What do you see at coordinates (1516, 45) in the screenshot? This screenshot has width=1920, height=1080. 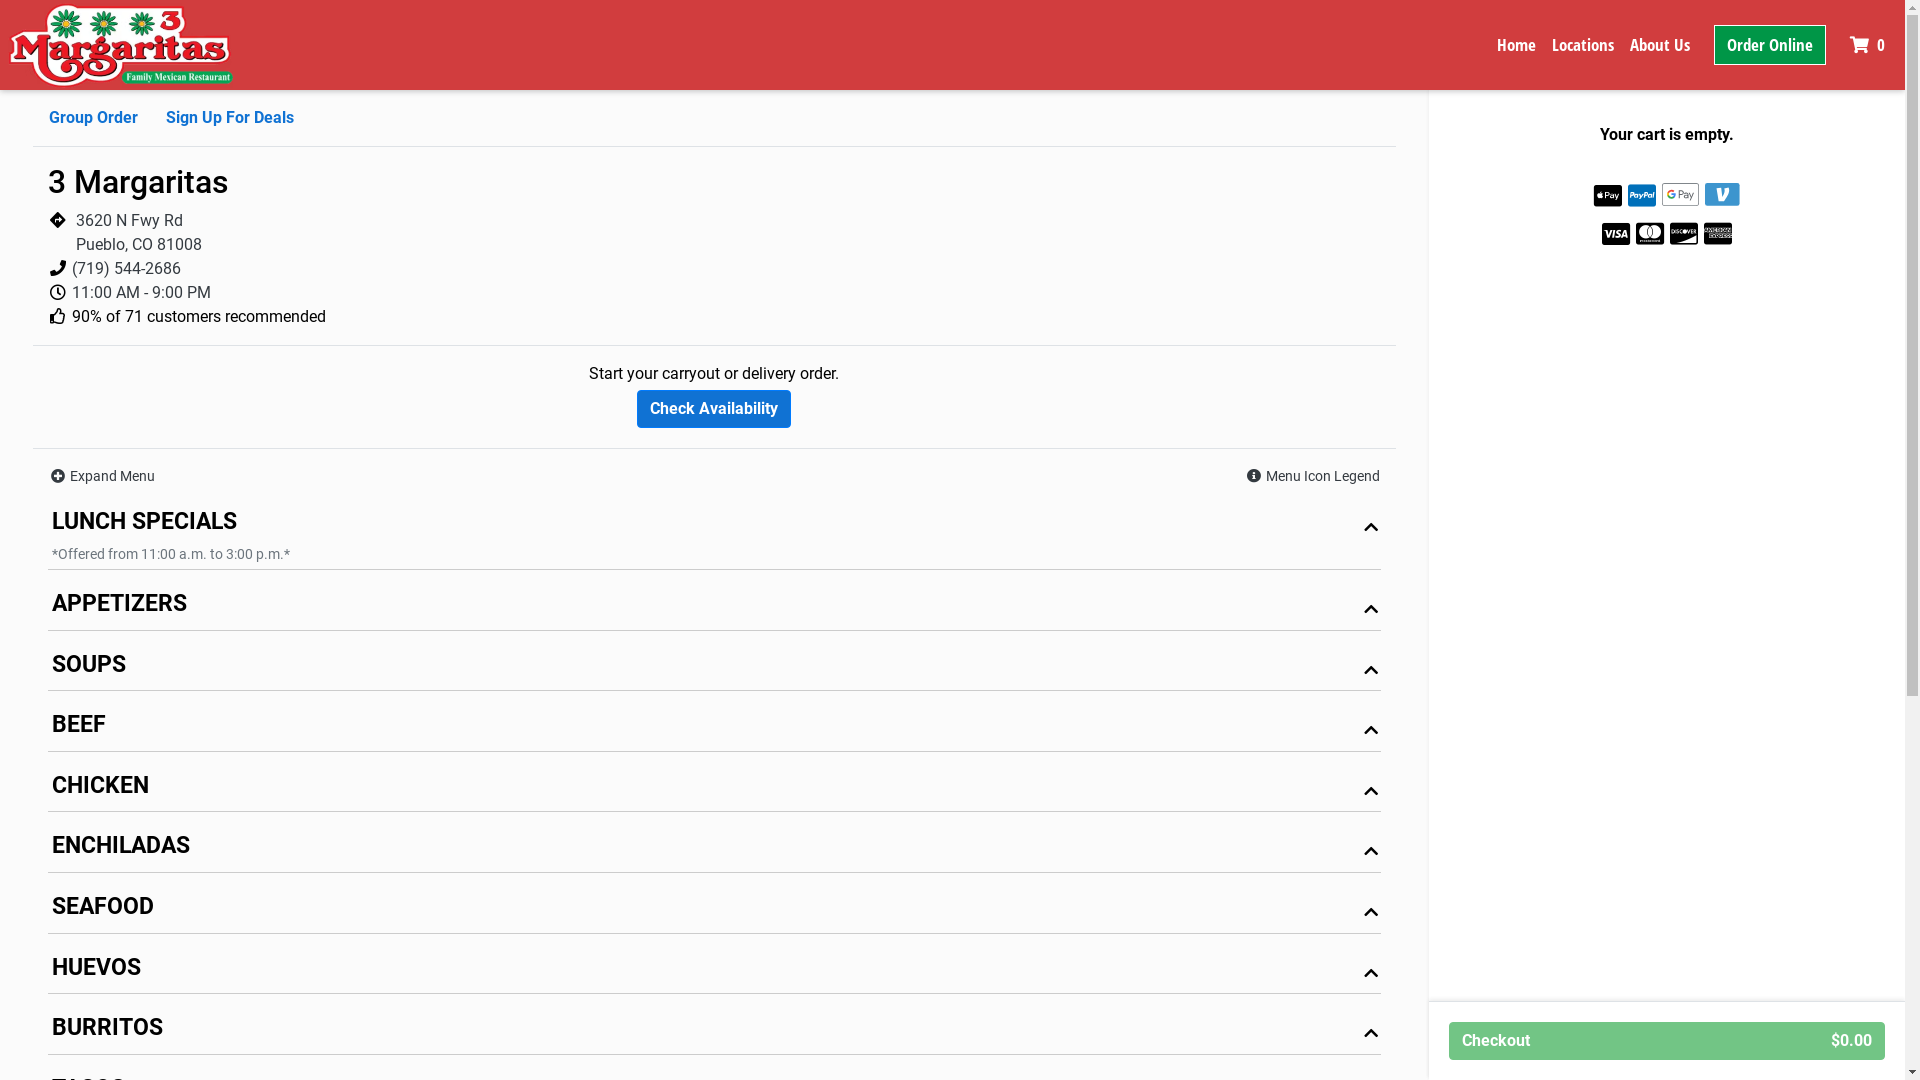 I see `'Home'` at bounding box center [1516, 45].